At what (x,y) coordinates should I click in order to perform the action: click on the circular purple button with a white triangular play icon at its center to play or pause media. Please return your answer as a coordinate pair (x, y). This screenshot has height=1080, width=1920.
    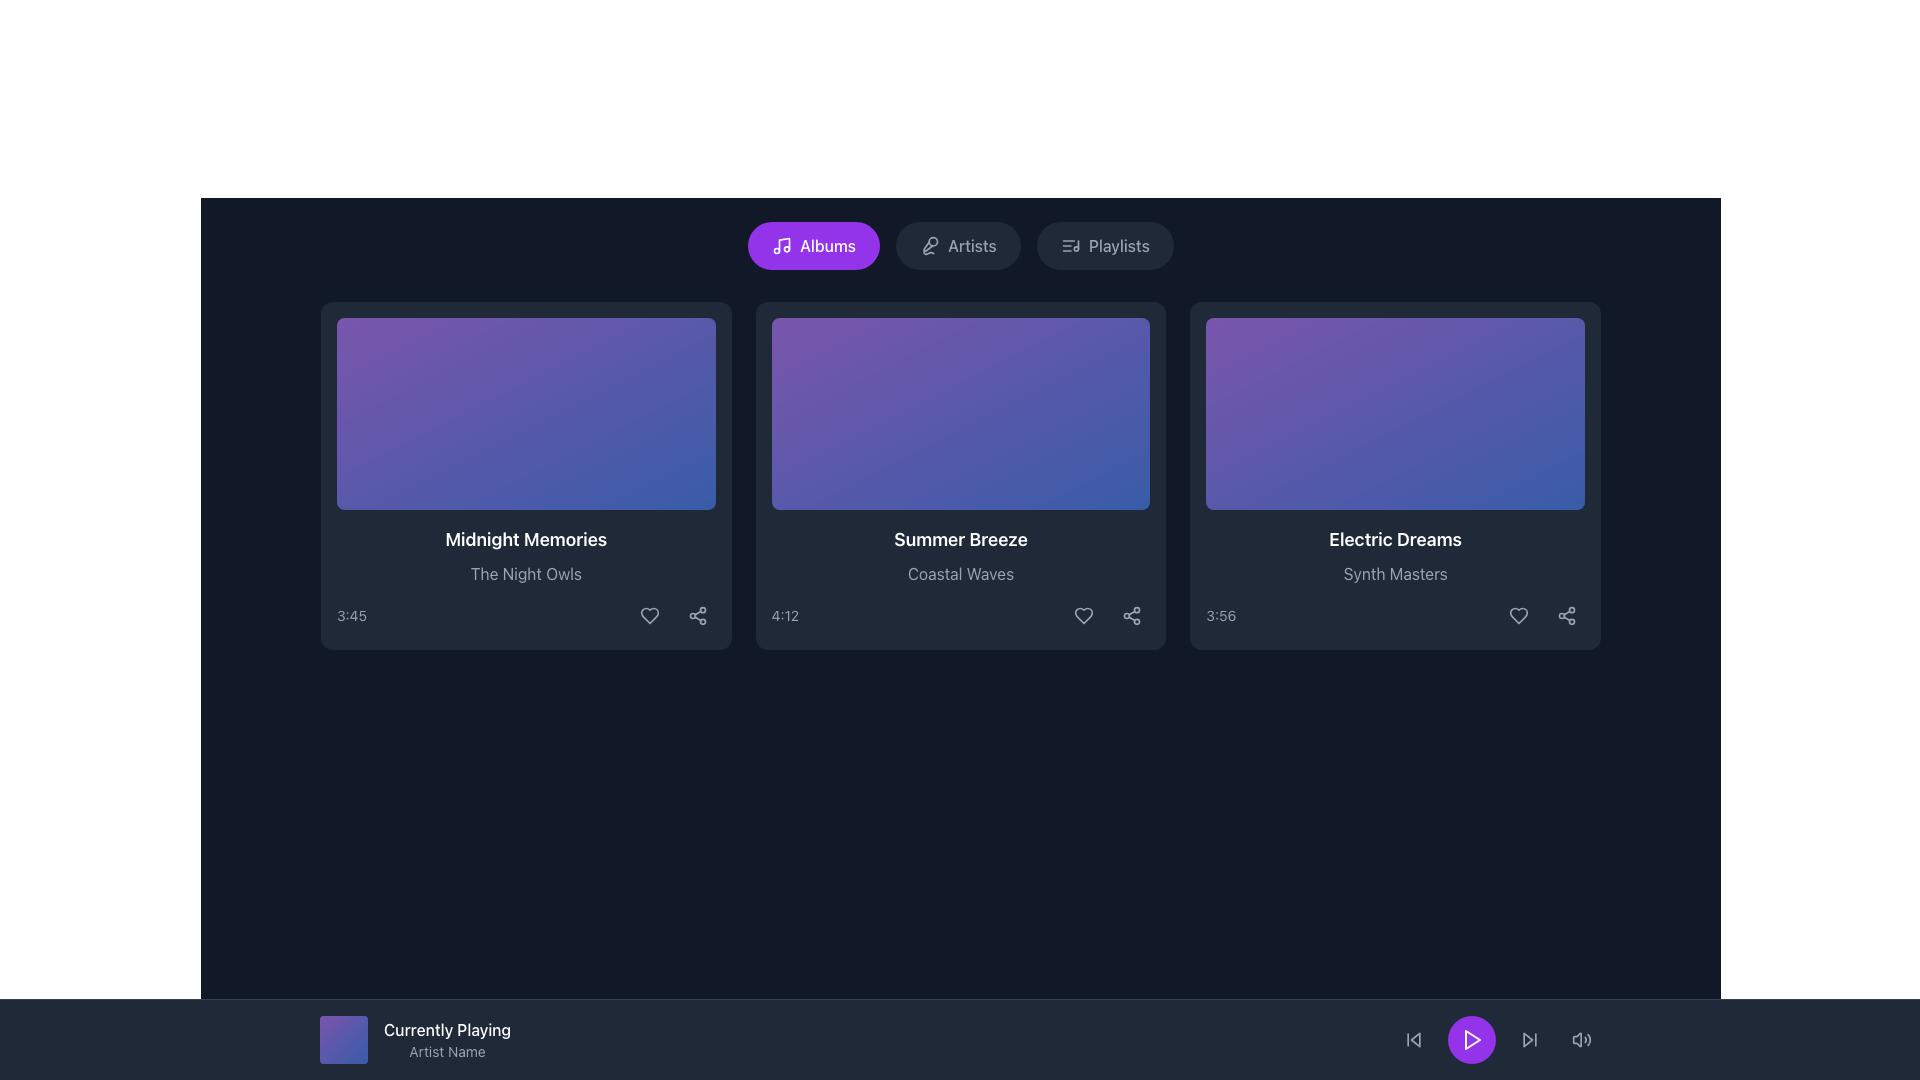
    Looking at the image, I should click on (1472, 1039).